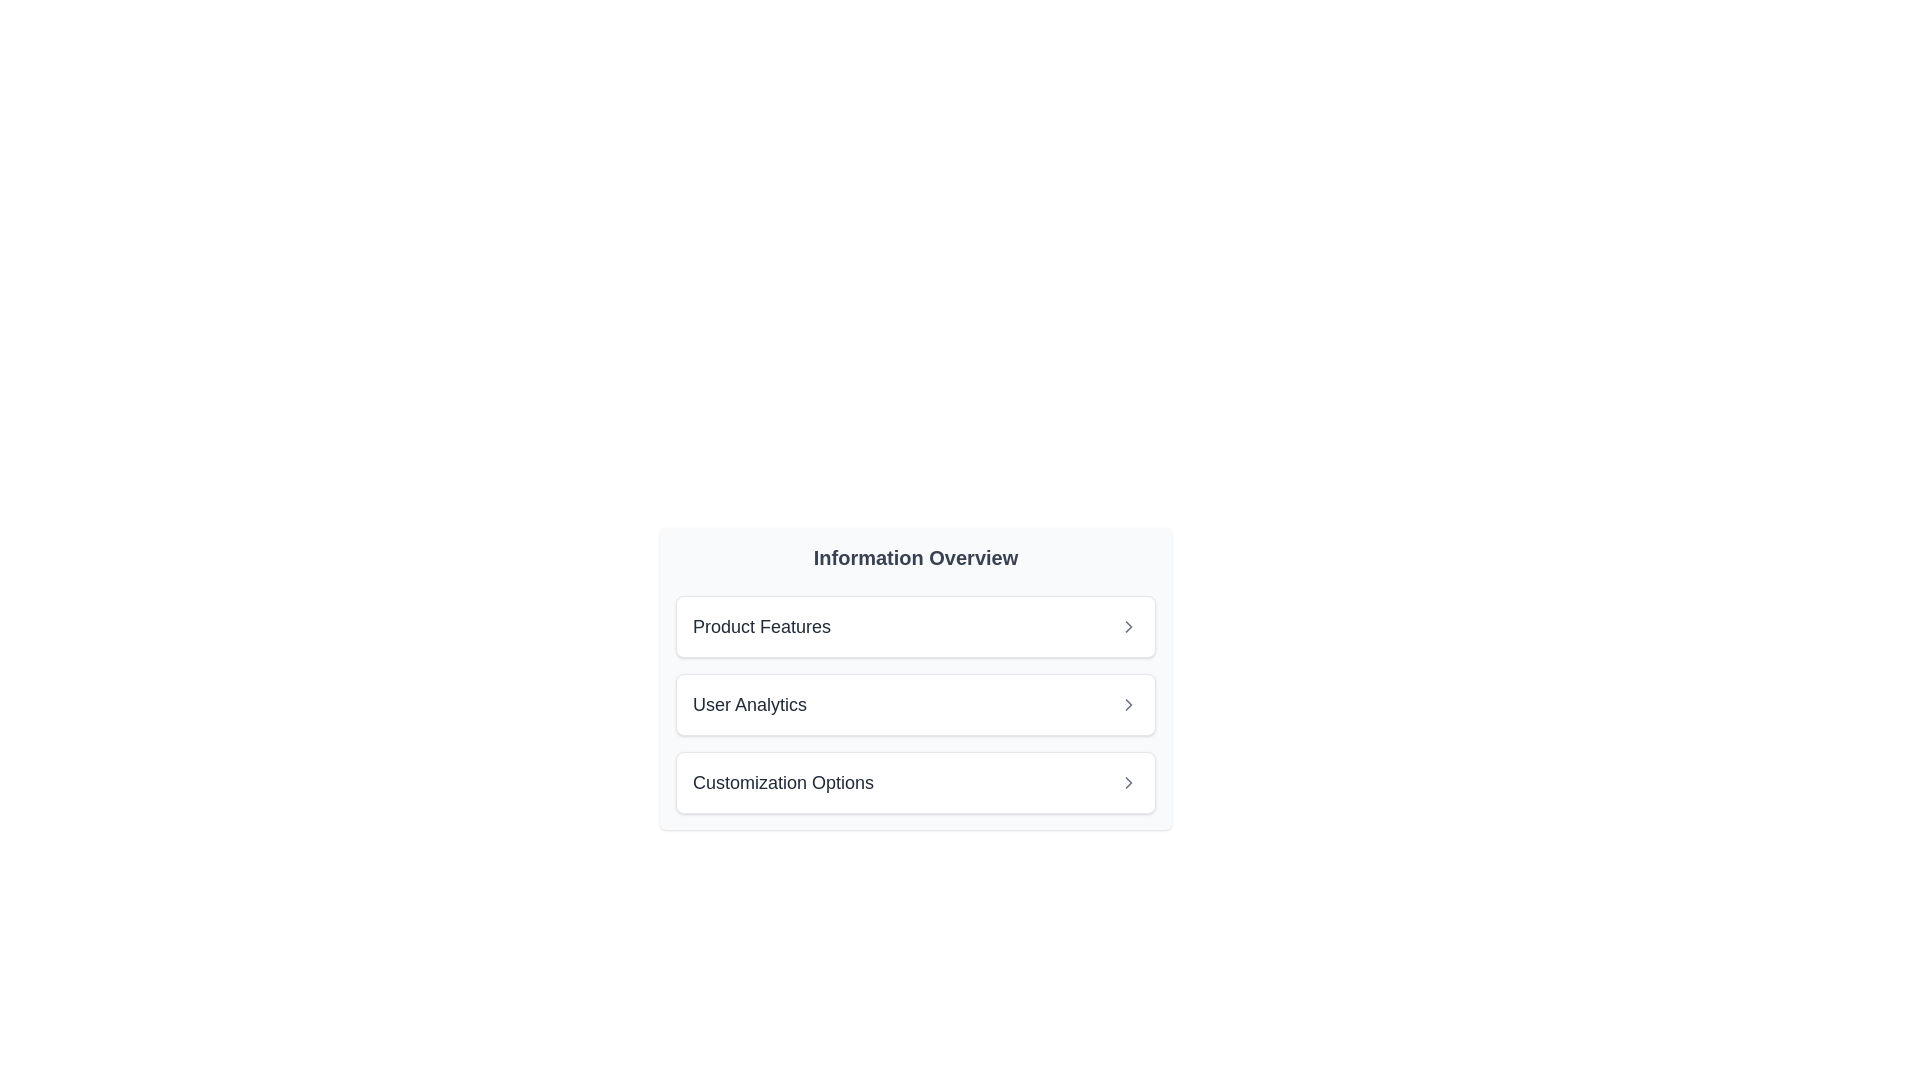 The width and height of the screenshot is (1920, 1080). What do you see at coordinates (761, 626) in the screenshot?
I see `text label indicating 'Product Features', which is the first item in the 'Information Overview' list located at the top-left corner` at bounding box center [761, 626].